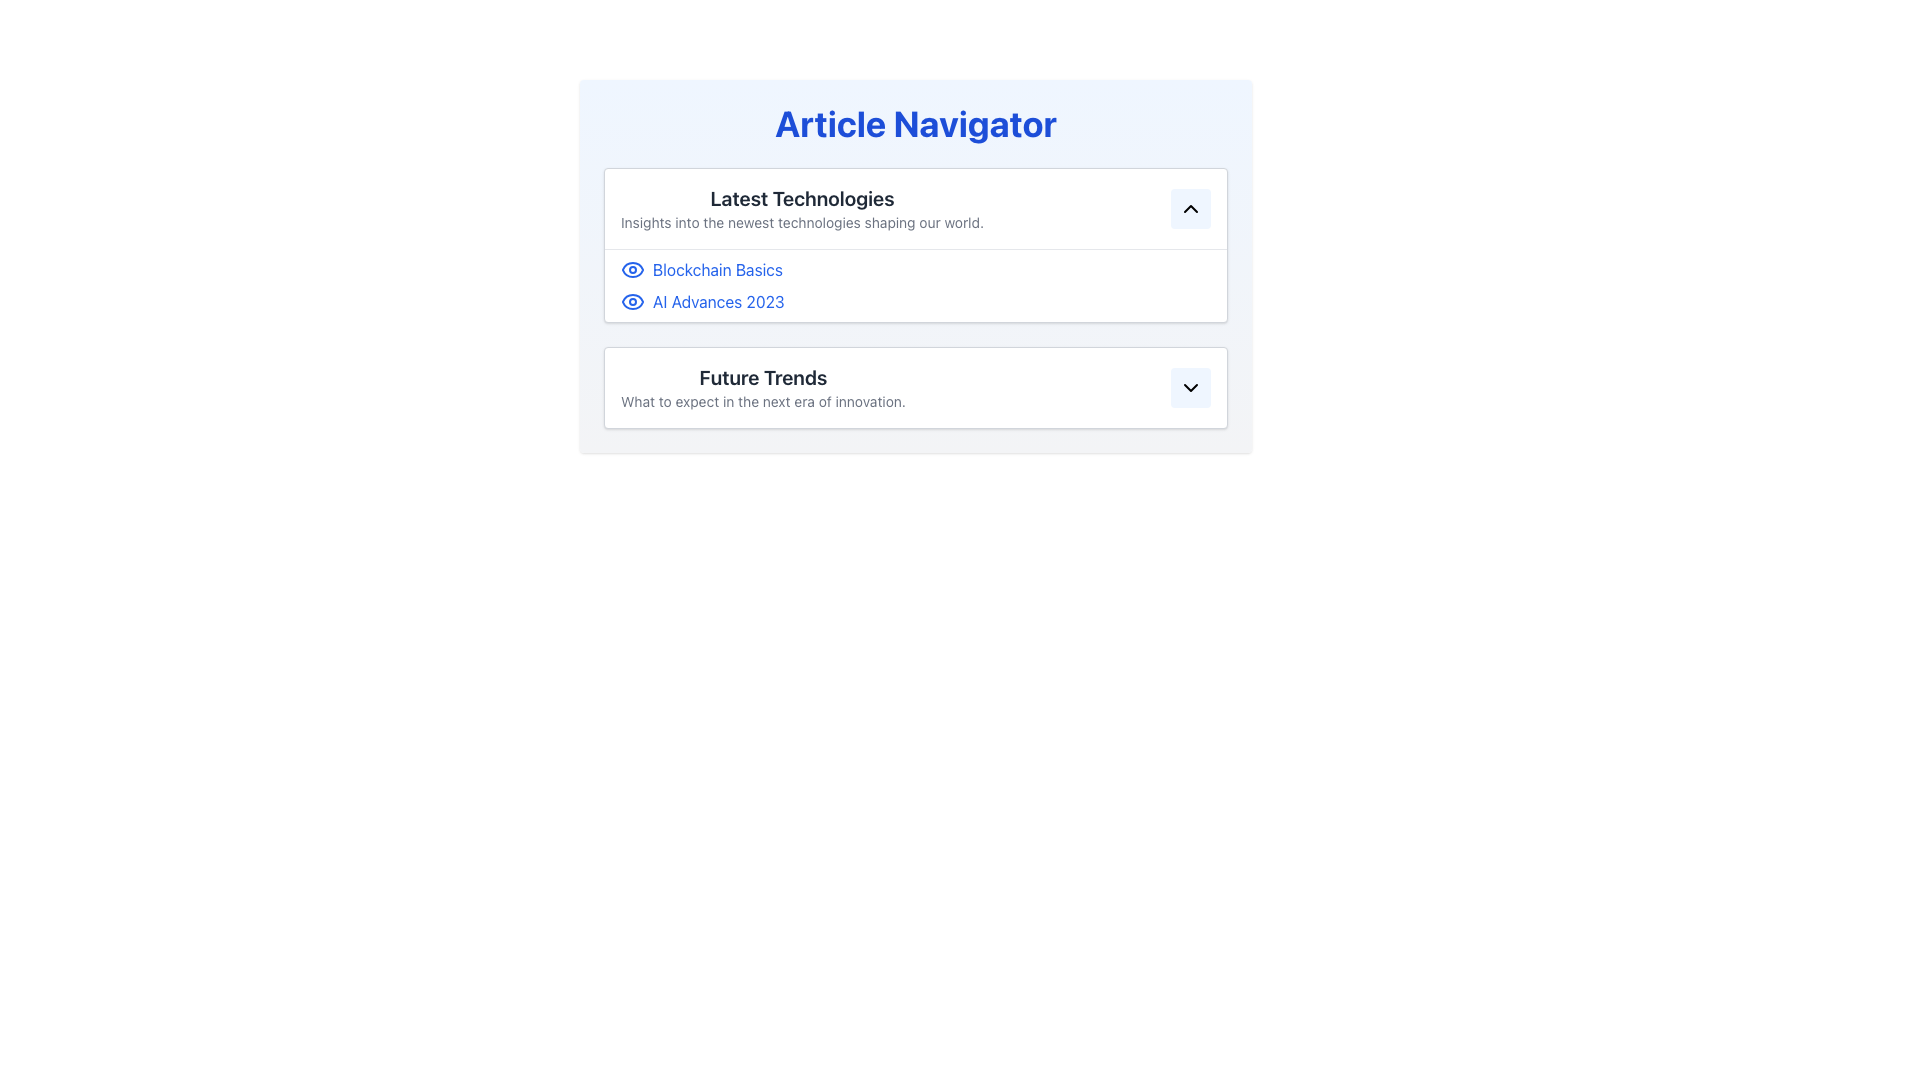 This screenshot has width=1920, height=1080. What do you see at coordinates (632, 270) in the screenshot?
I see `the icon representing visibility or access for the 'Blockchain Basics' link in the 'Latest Technologies' section` at bounding box center [632, 270].